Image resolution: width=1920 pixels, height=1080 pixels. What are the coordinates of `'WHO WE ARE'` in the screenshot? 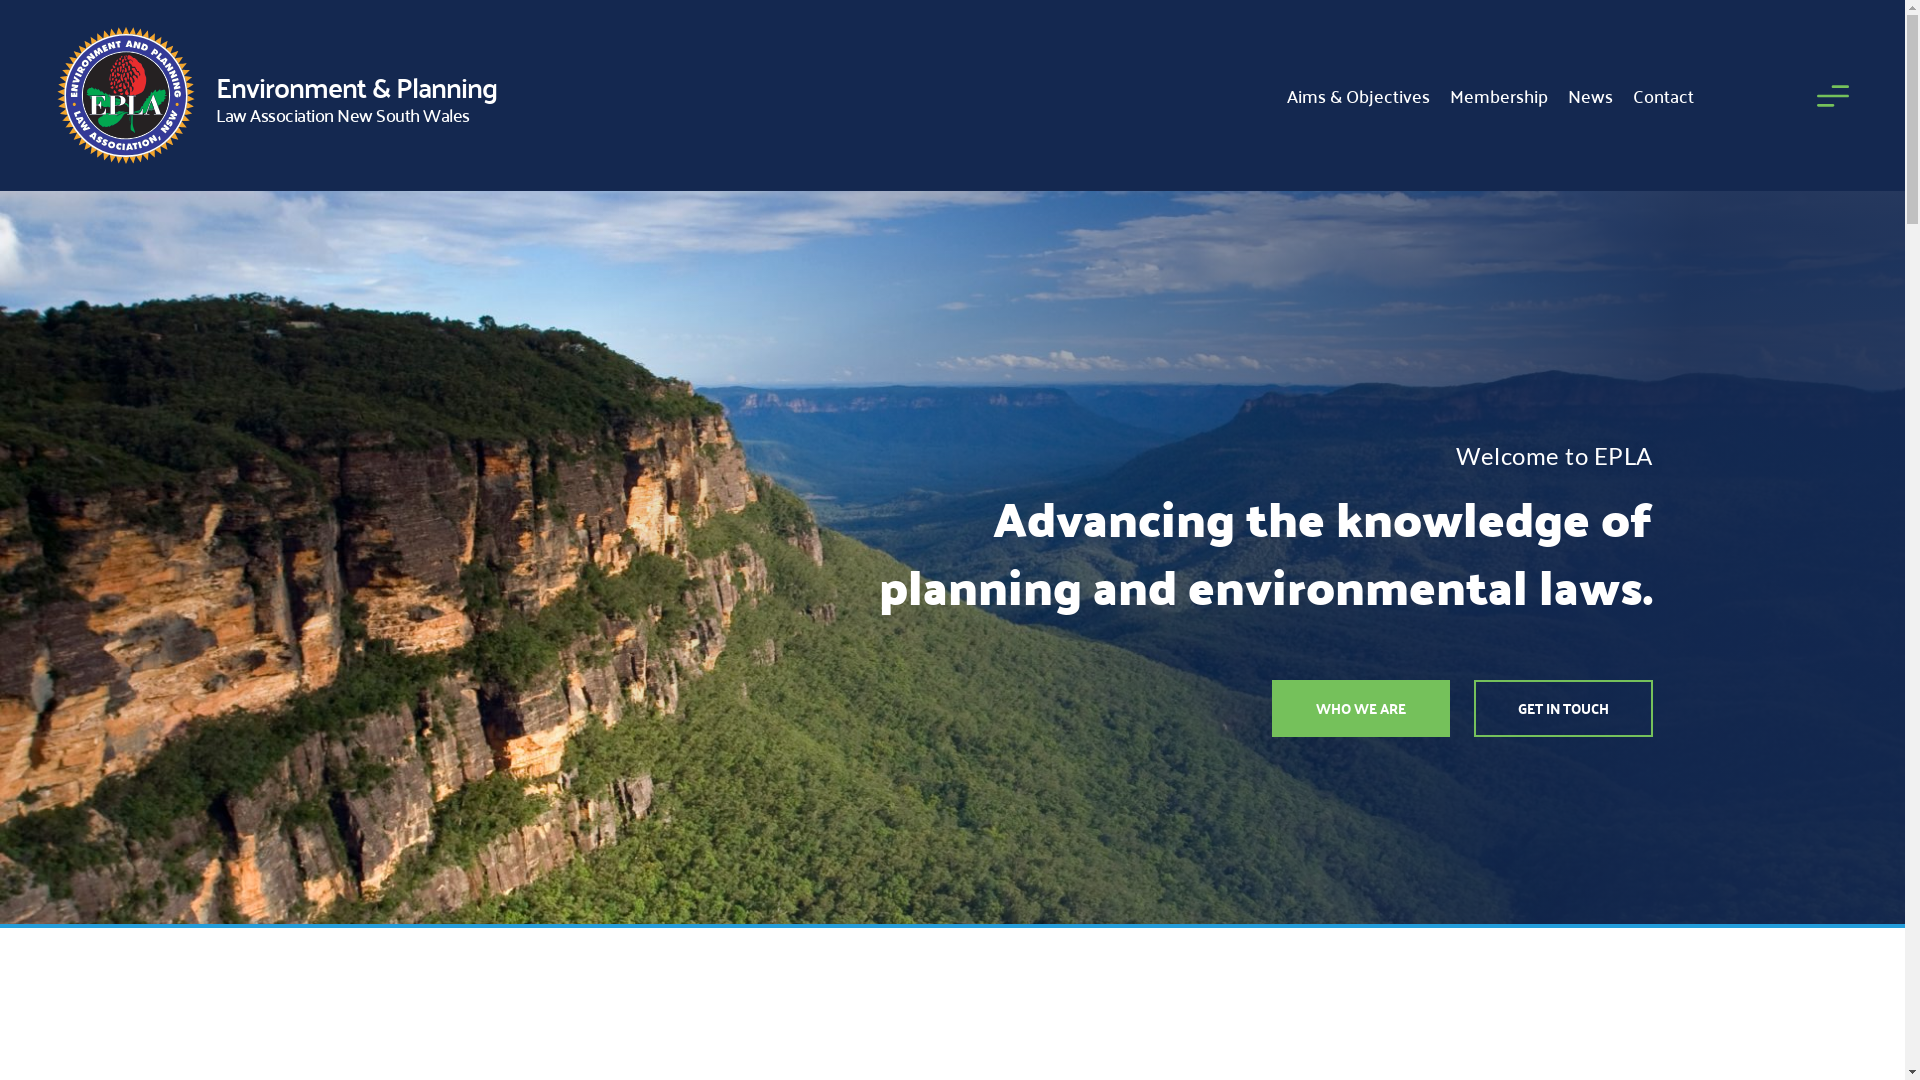 It's located at (1360, 707).